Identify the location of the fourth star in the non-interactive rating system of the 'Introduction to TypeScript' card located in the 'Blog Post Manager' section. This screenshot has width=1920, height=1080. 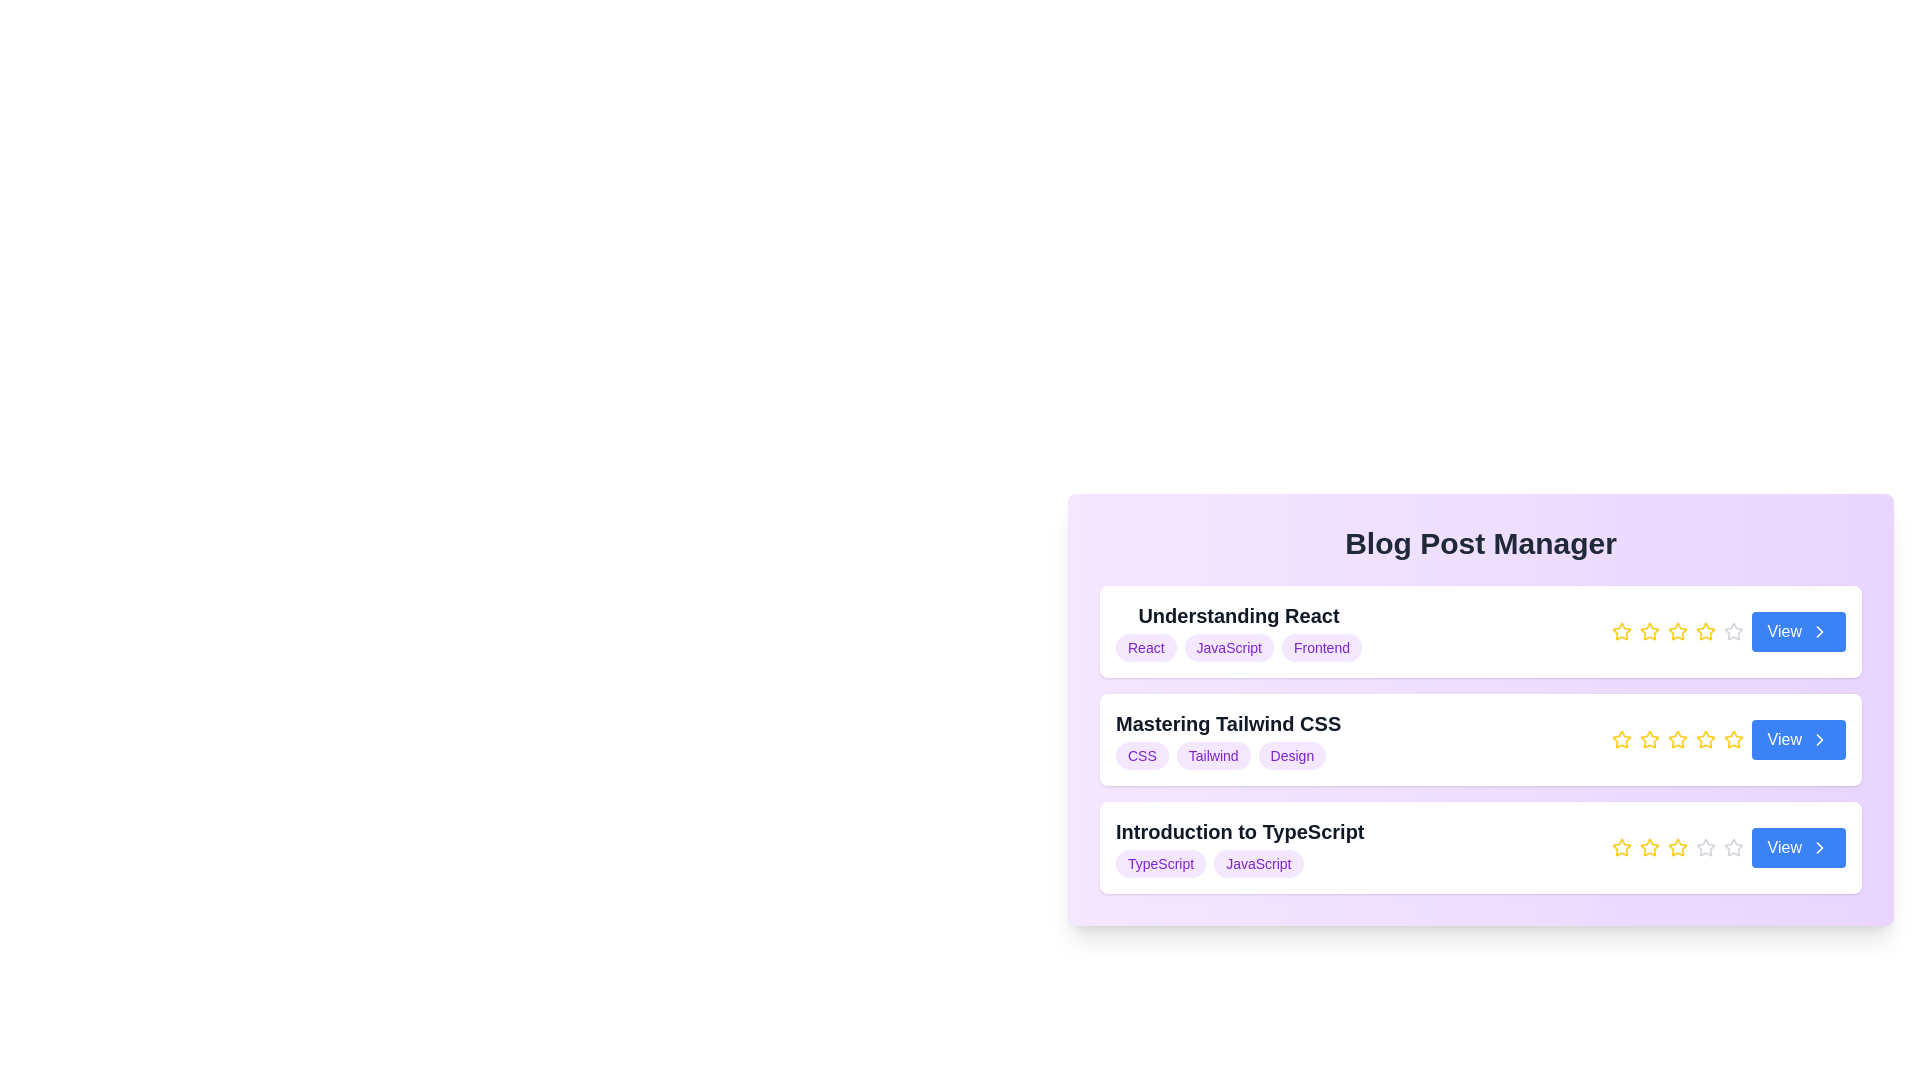
(1727, 848).